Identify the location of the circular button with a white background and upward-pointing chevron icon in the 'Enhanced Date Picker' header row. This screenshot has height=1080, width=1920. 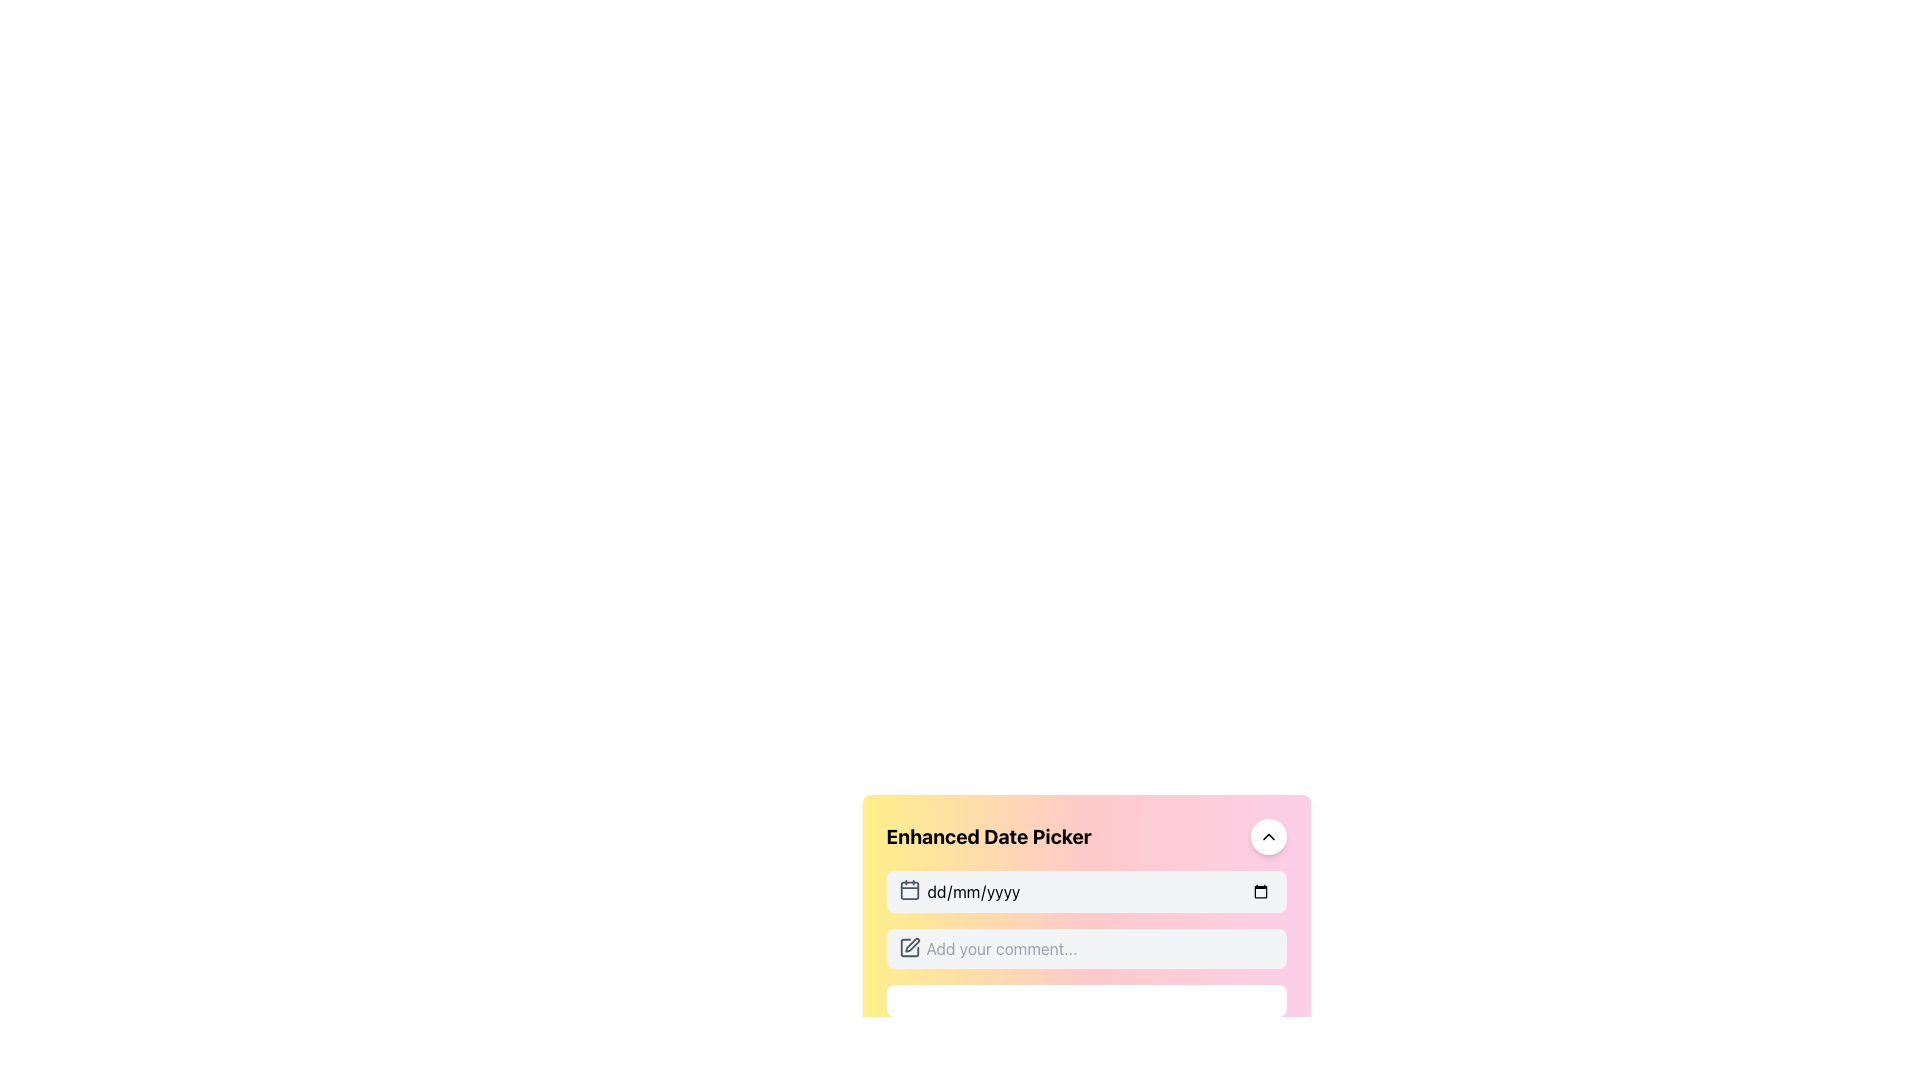
(1267, 837).